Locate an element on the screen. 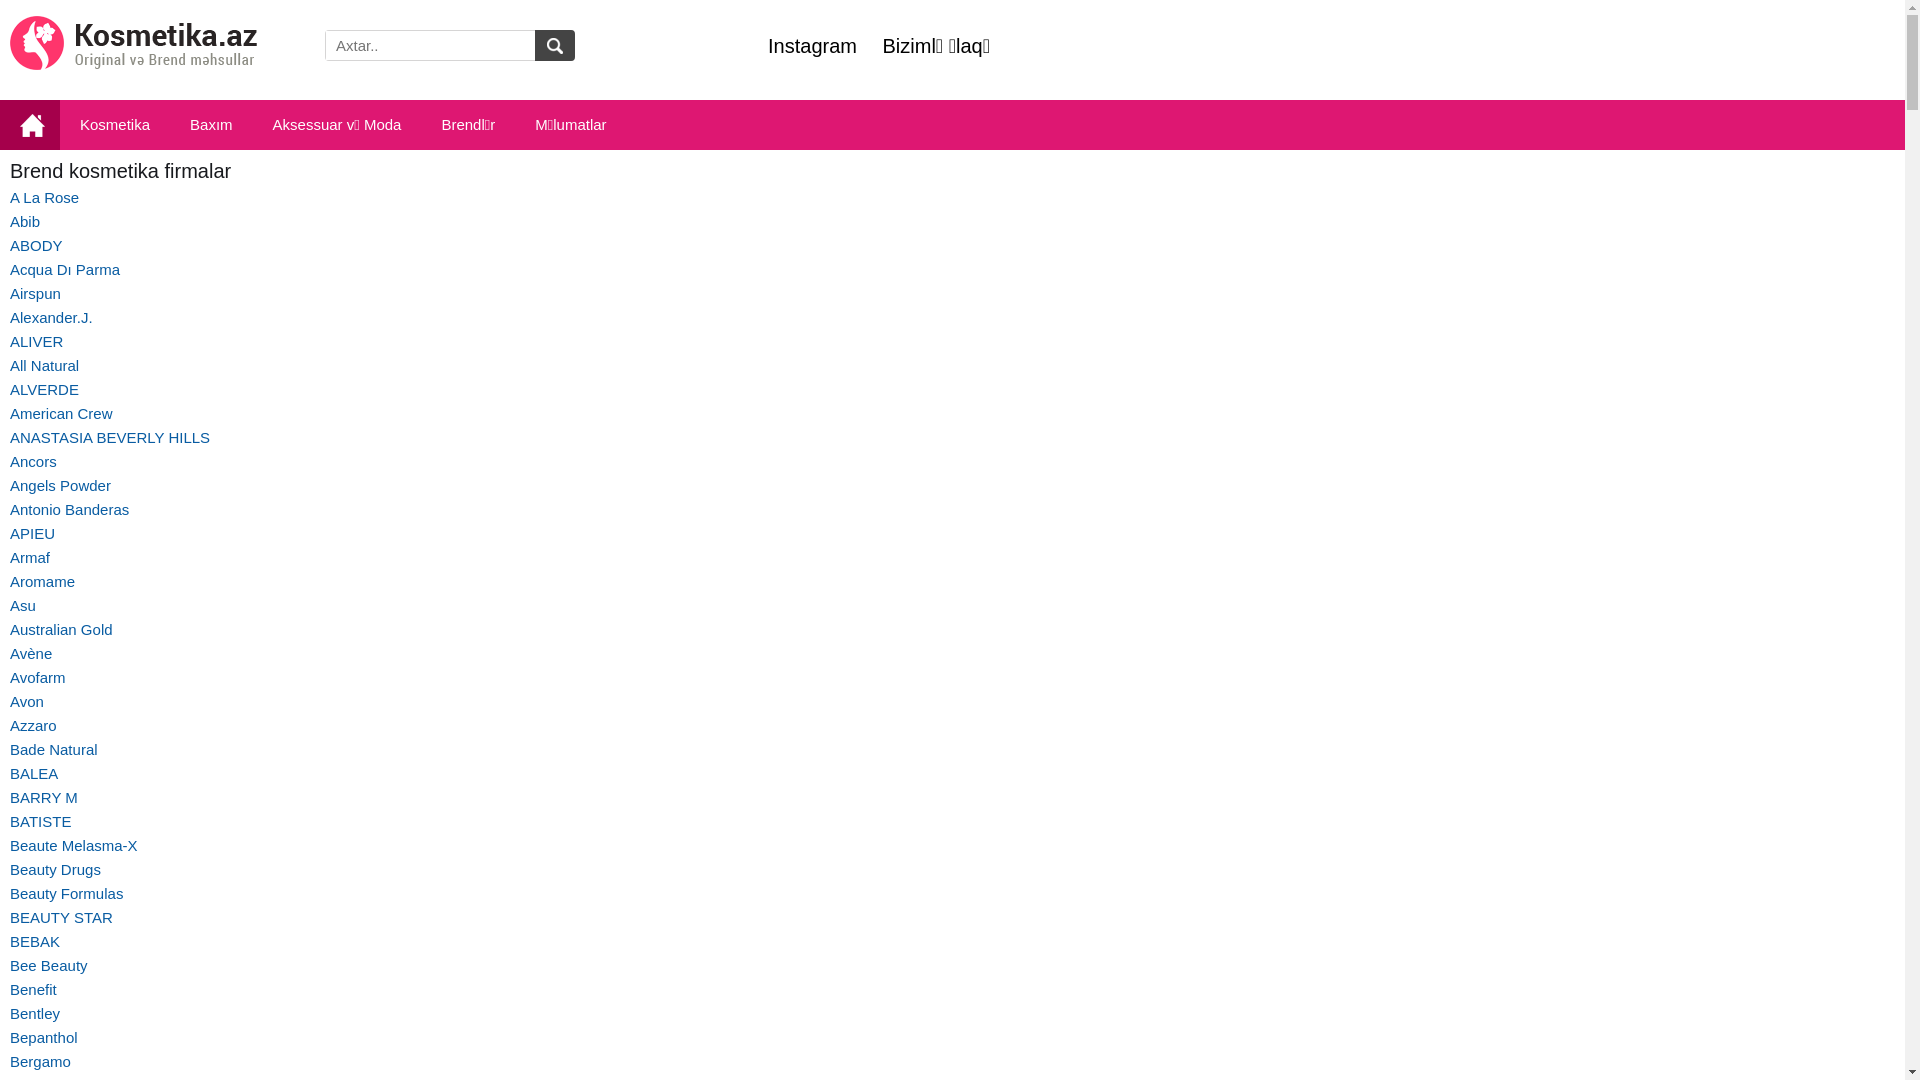 Image resolution: width=1920 pixels, height=1080 pixels. 'Benefit' is located at coordinates (33, 988).